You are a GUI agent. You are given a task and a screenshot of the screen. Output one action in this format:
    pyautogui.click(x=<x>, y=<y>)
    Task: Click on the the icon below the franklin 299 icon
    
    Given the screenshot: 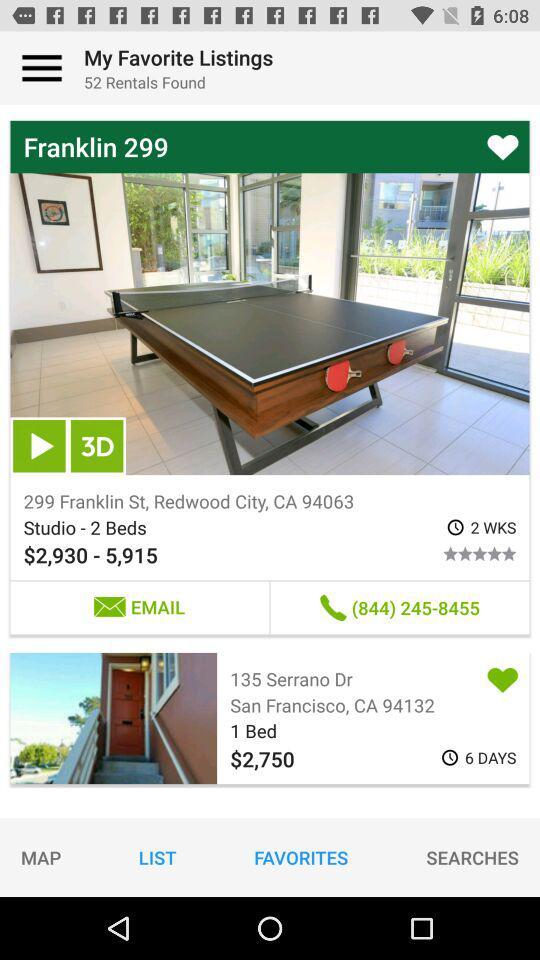 What is the action you would take?
    pyautogui.click(x=96, y=446)
    